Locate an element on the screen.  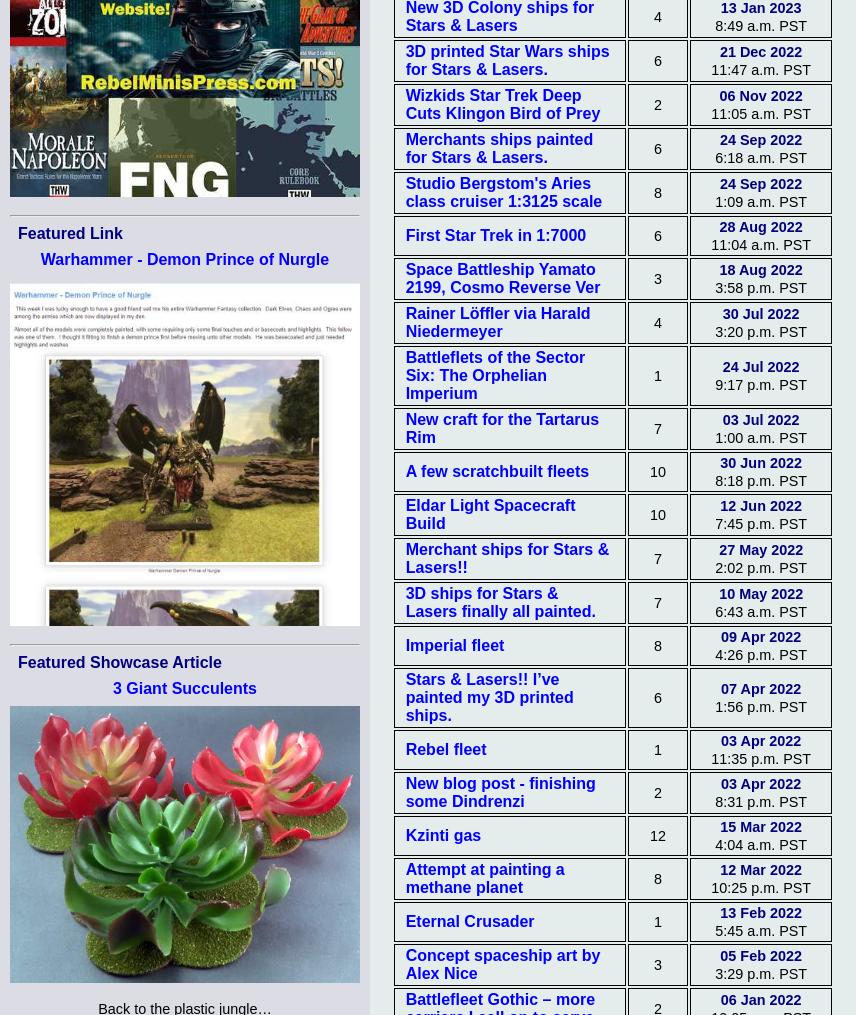
'13 Jan 2023' is located at coordinates (759, 7).